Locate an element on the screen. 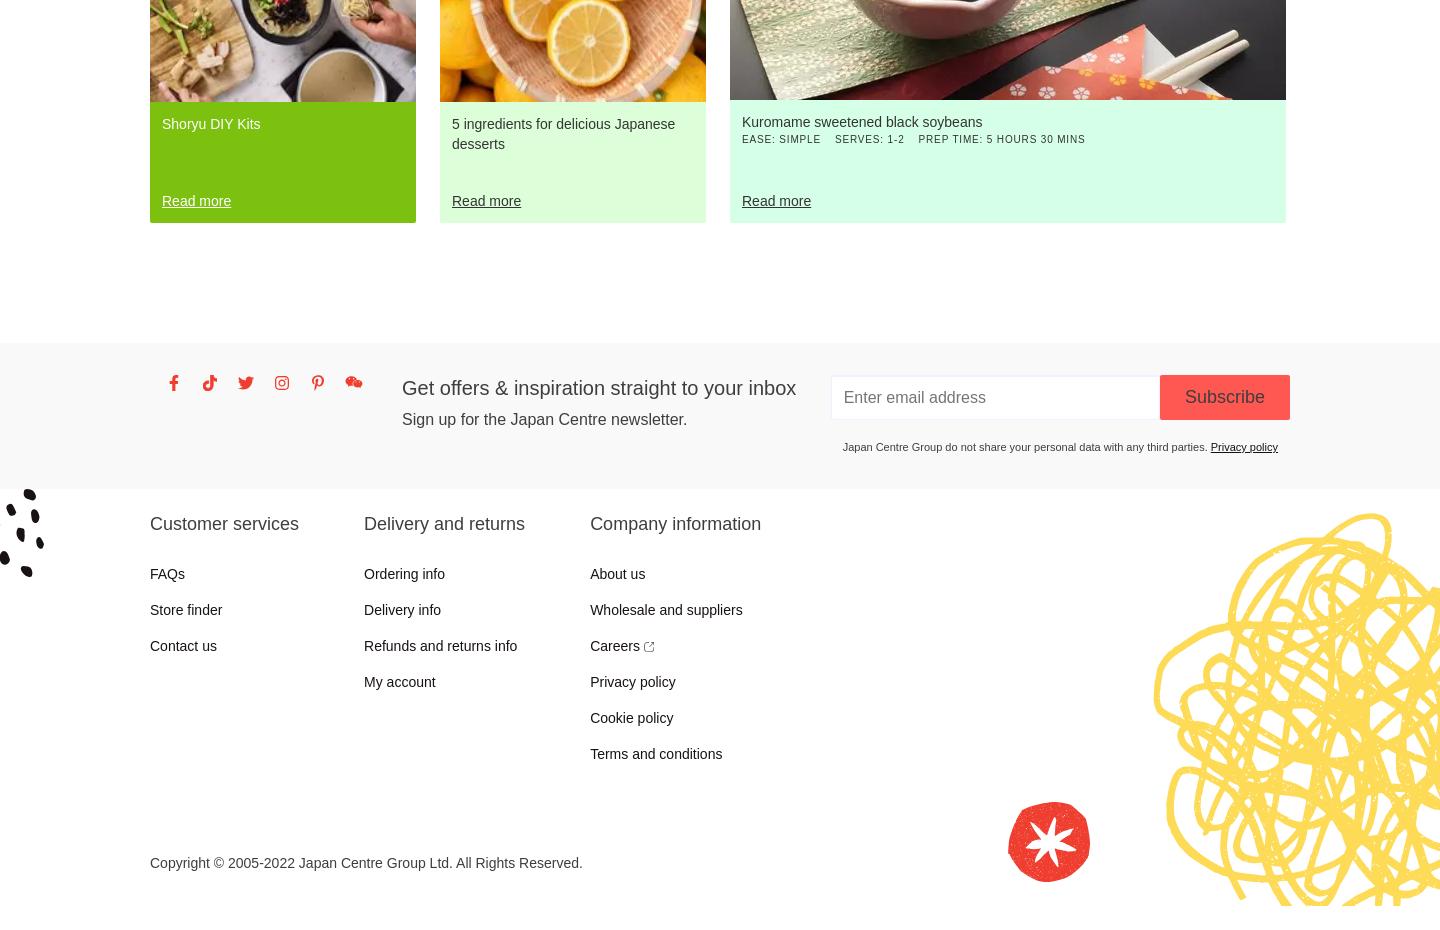  'Wholesale and suppliers' is located at coordinates (666, 608).